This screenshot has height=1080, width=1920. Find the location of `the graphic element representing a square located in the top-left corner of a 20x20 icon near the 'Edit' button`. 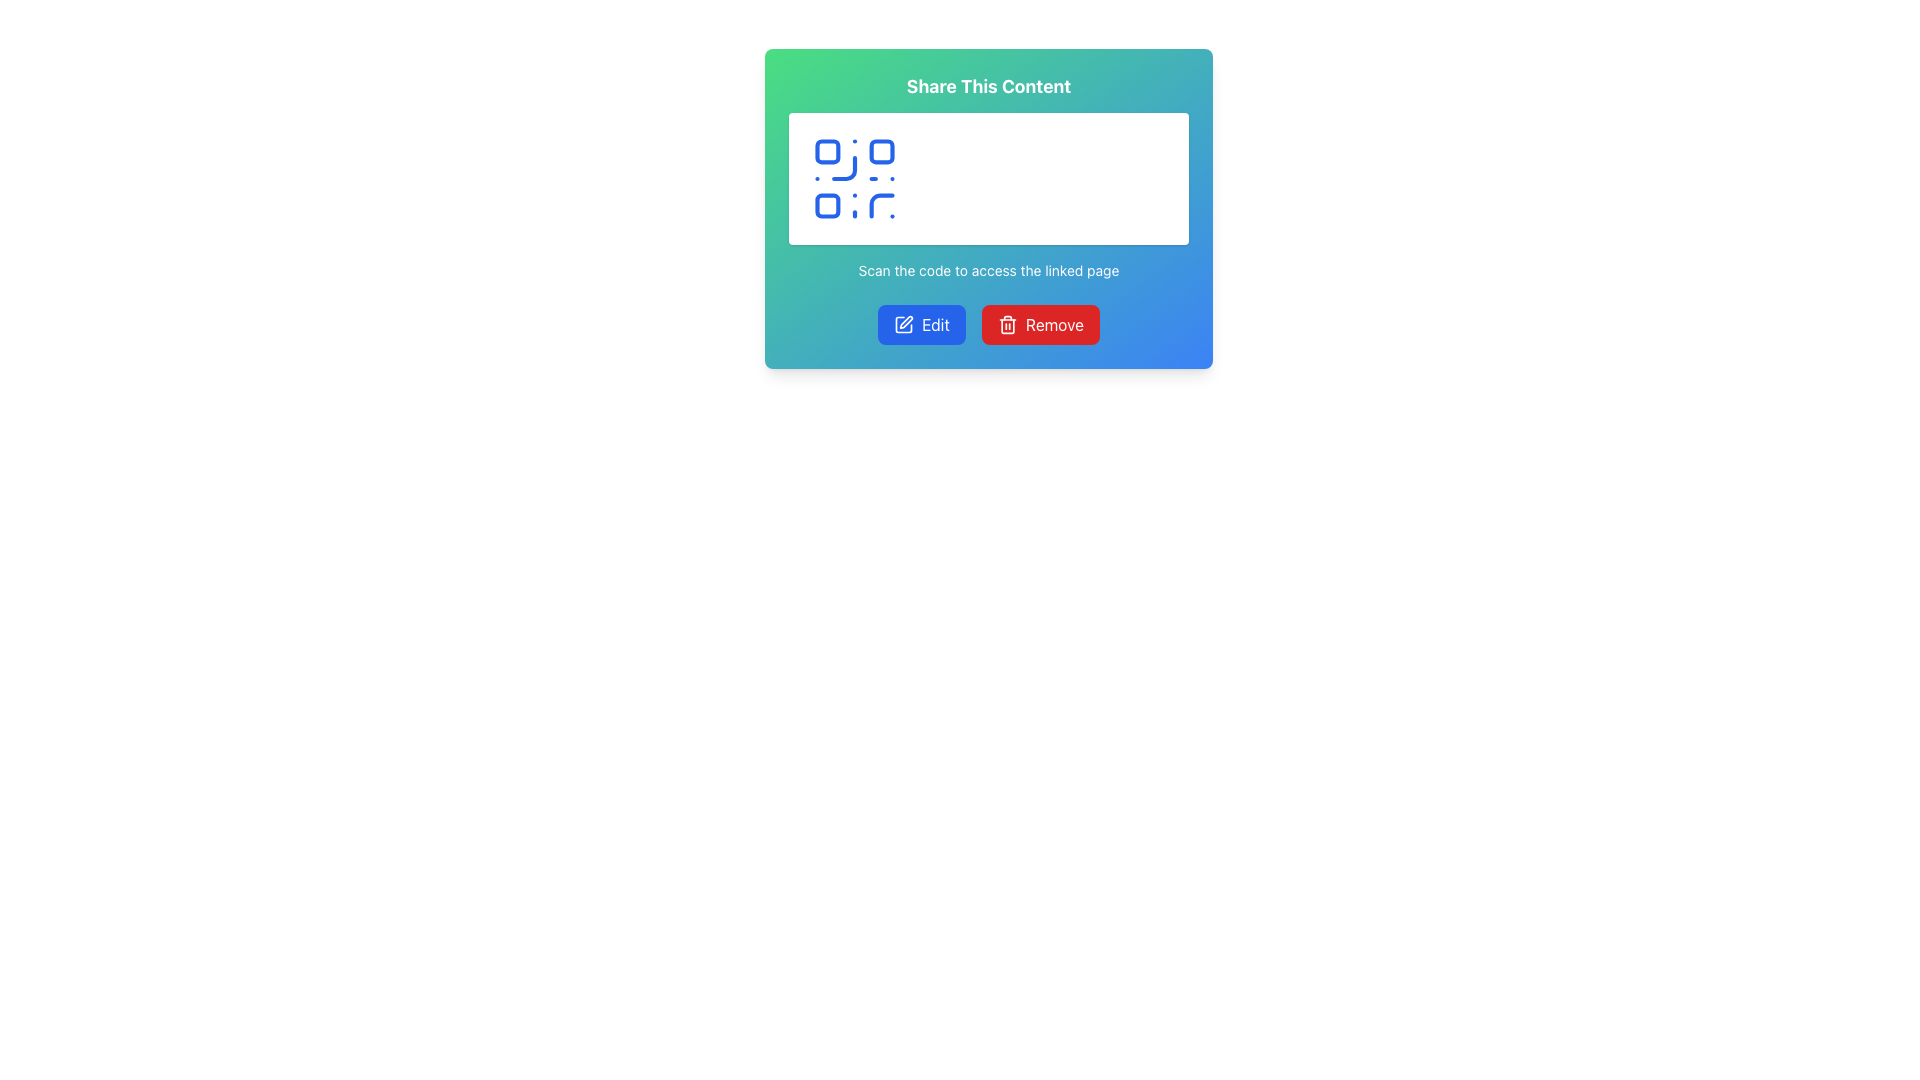

the graphic element representing a square located in the top-left corner of a 20x20 icon near the 'Edit' button is located at coordinates (902, 323).